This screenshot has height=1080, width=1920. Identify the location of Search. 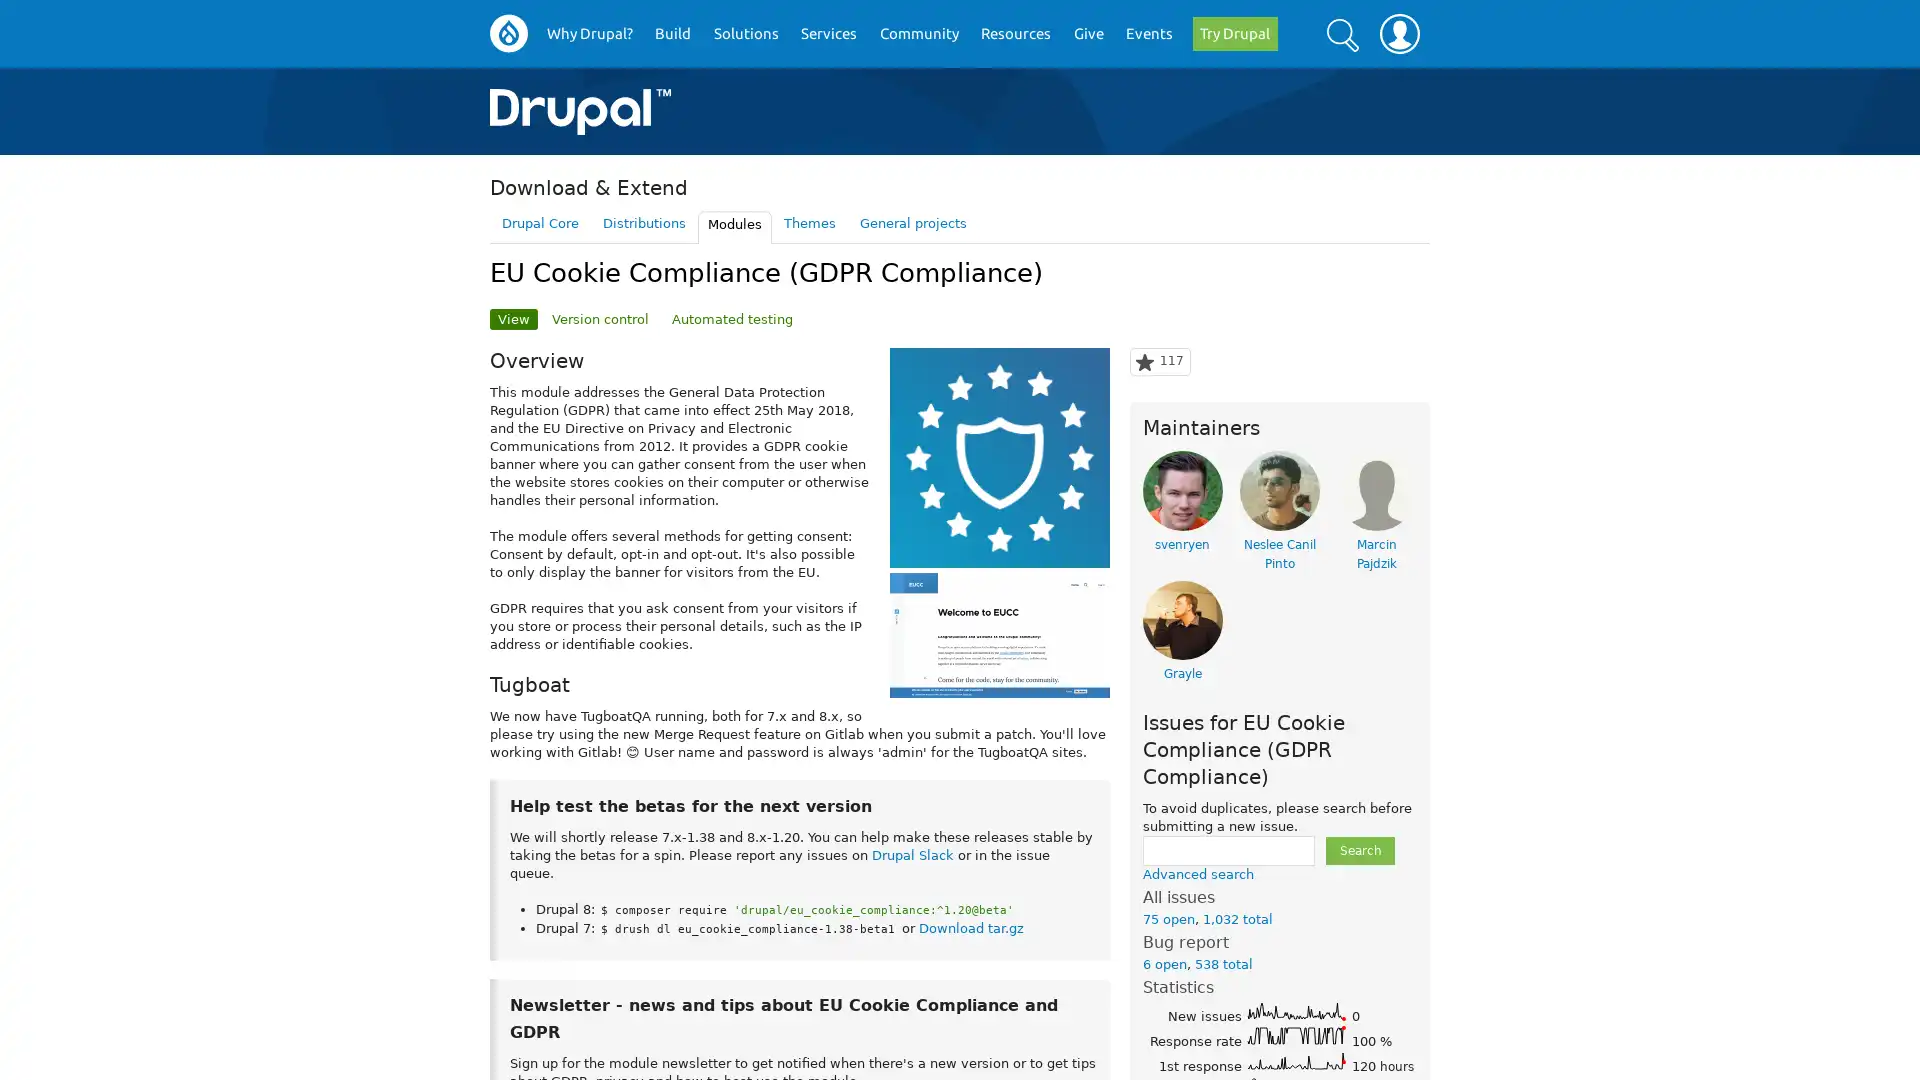
(1359, 851).